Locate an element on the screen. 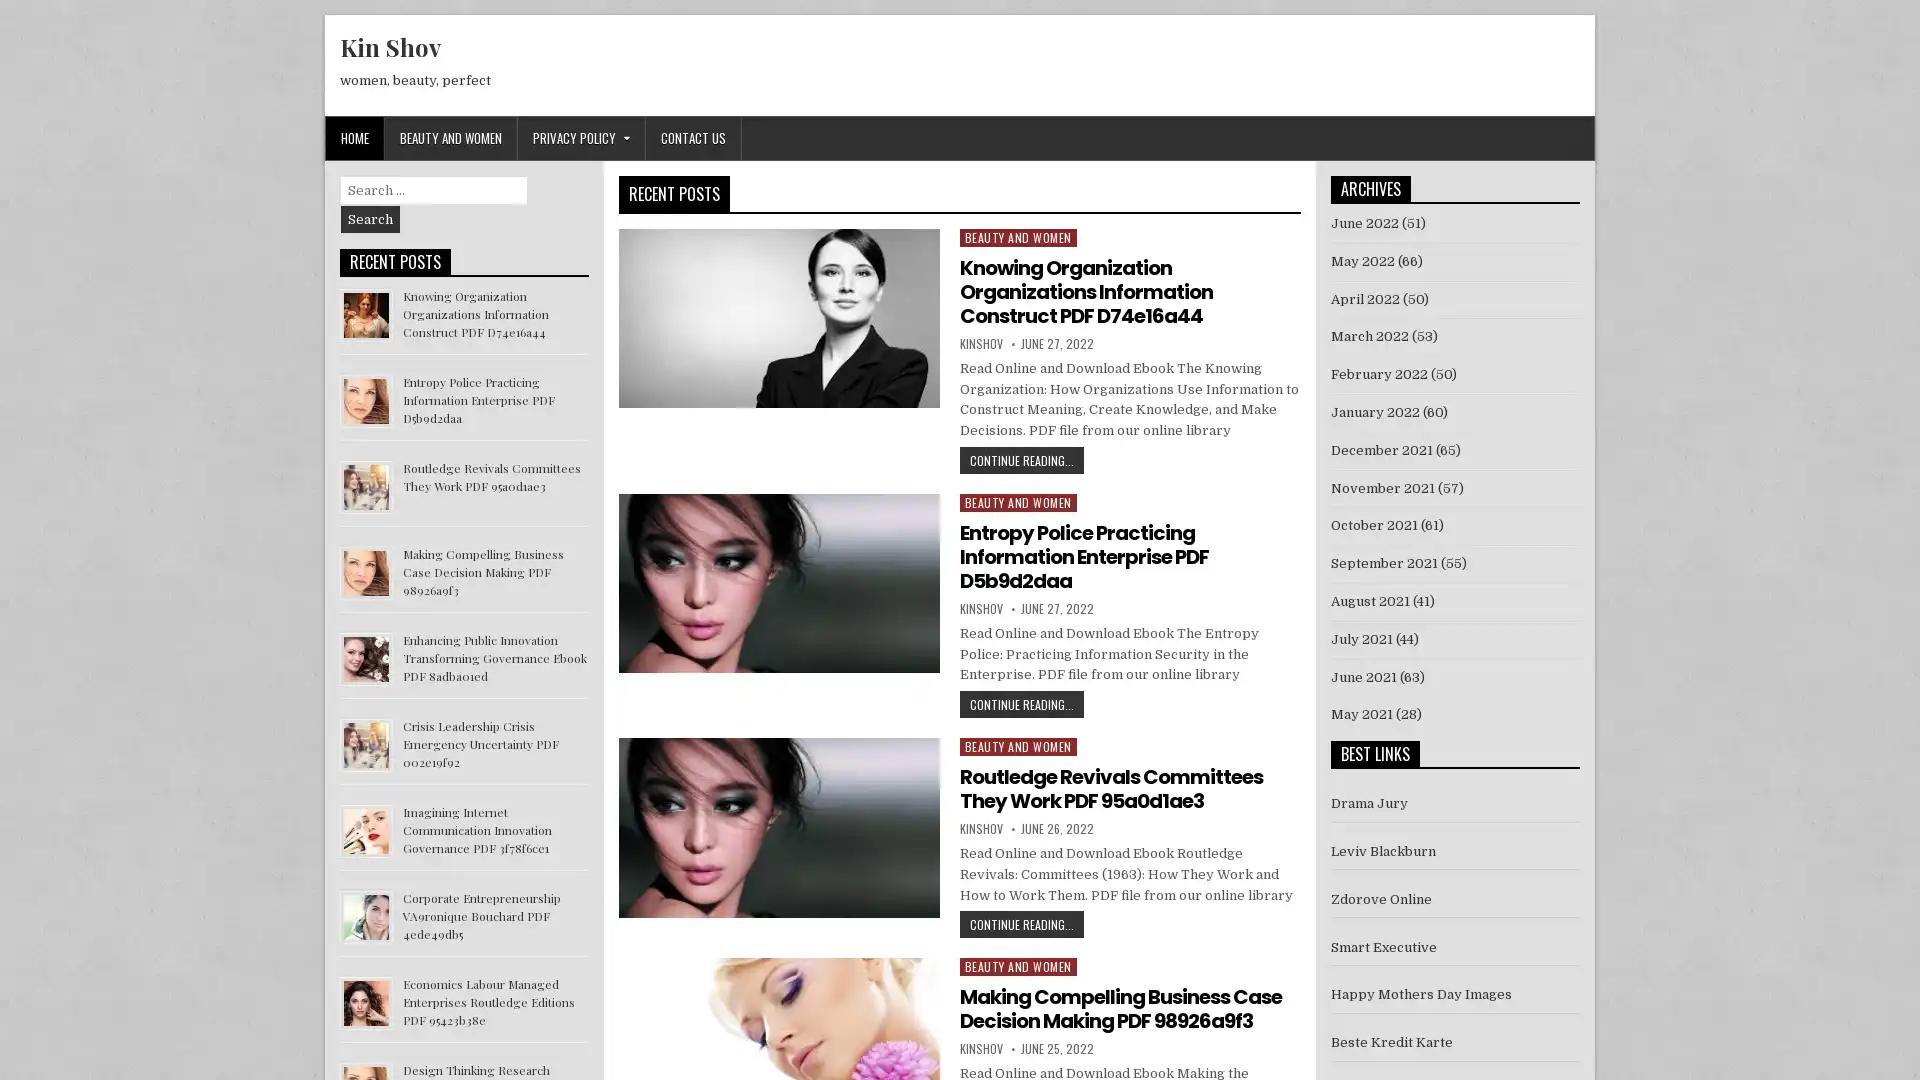 The image size is (1920, 1080). Search is located at coordinates (370, 219).